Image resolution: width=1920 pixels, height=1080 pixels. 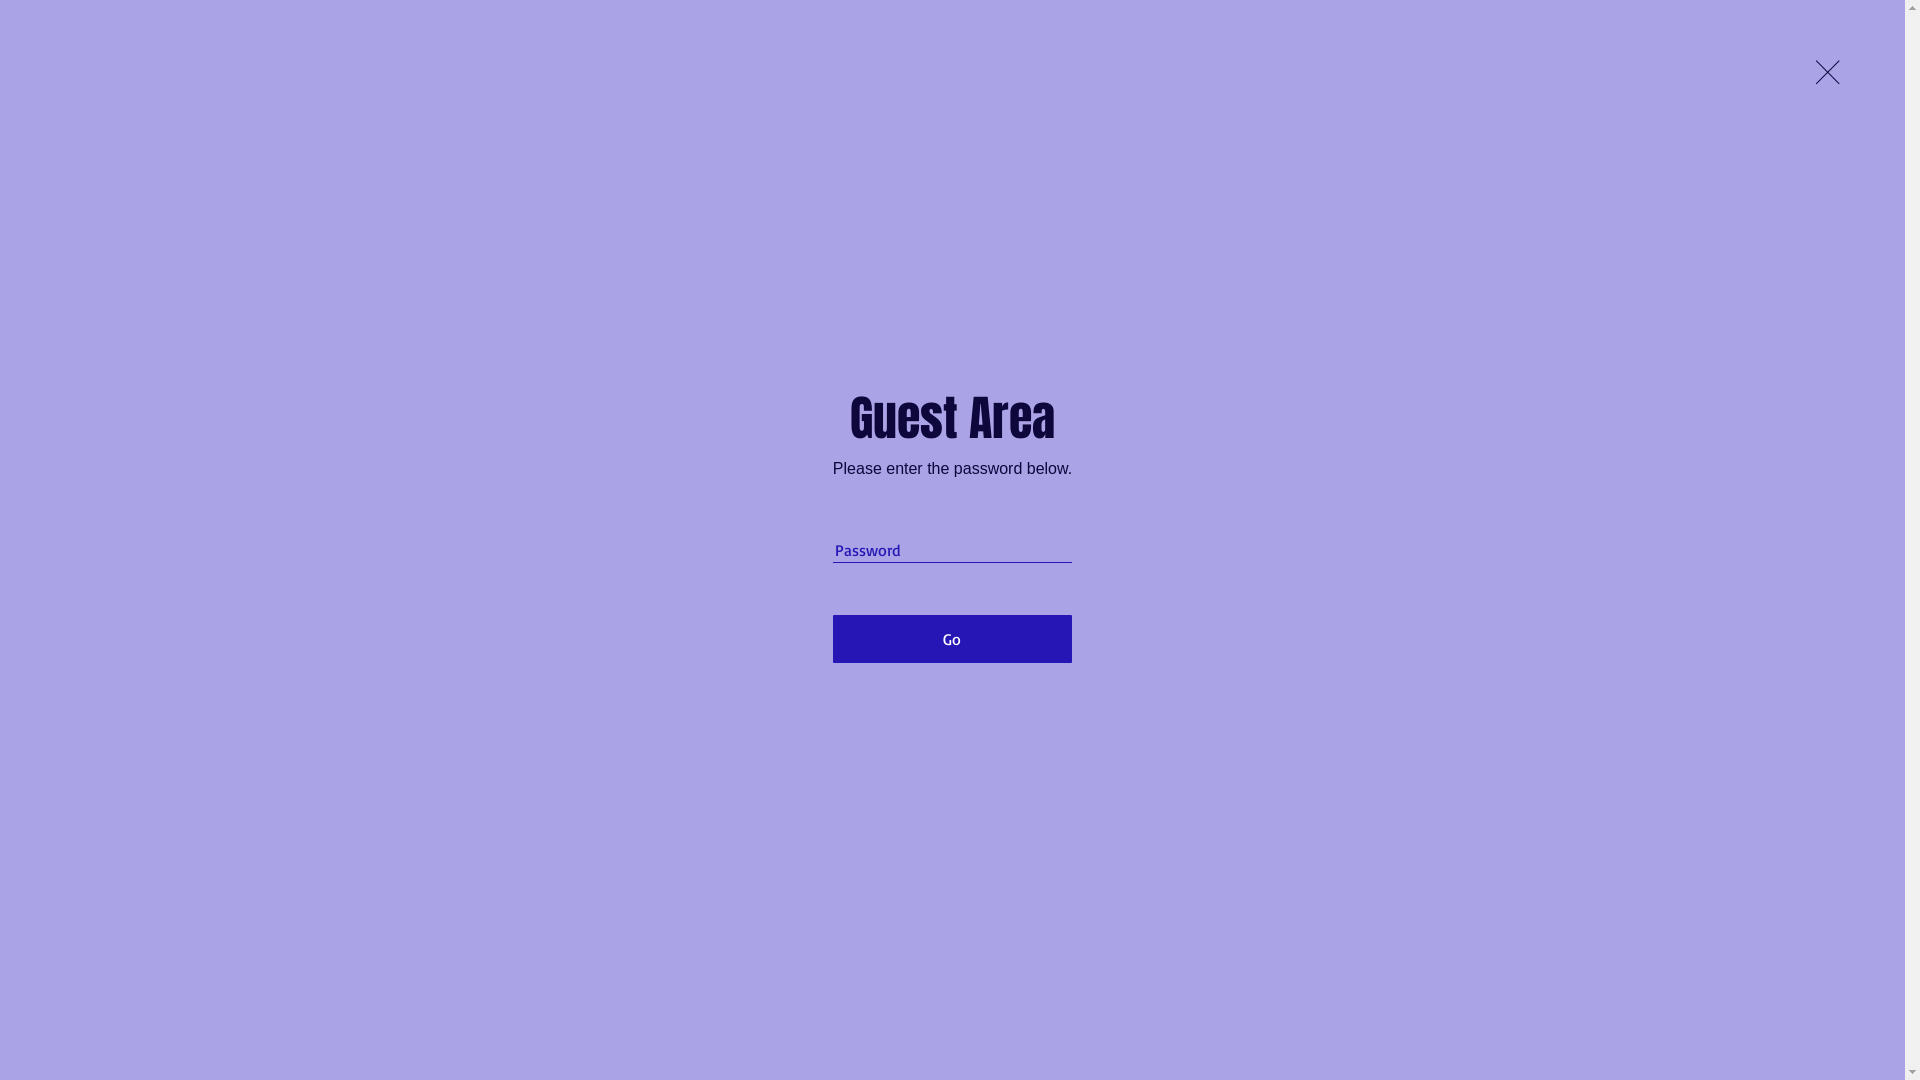 I want to click on 'Go', so click(x=951, y=639).